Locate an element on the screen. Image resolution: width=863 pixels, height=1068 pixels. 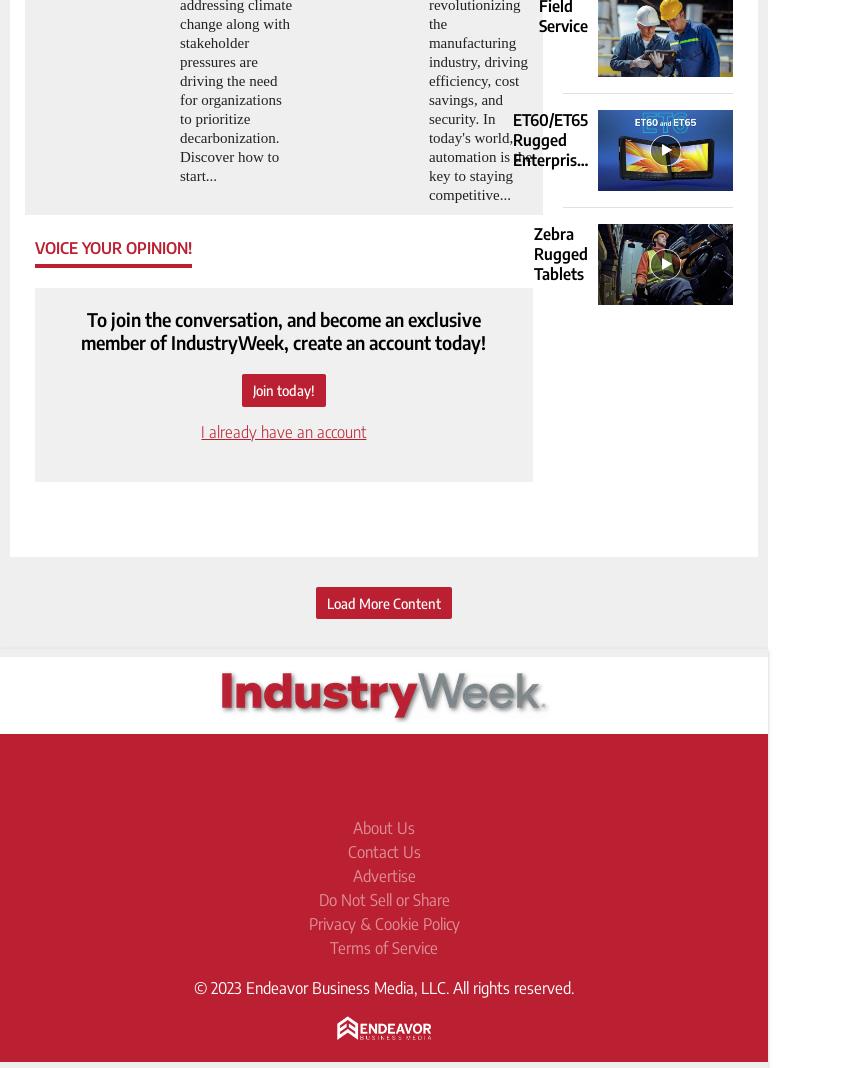
'ET60/ET65 Rugged Enterprise Tablets Product Overview' is located at coordinates (550, 170).